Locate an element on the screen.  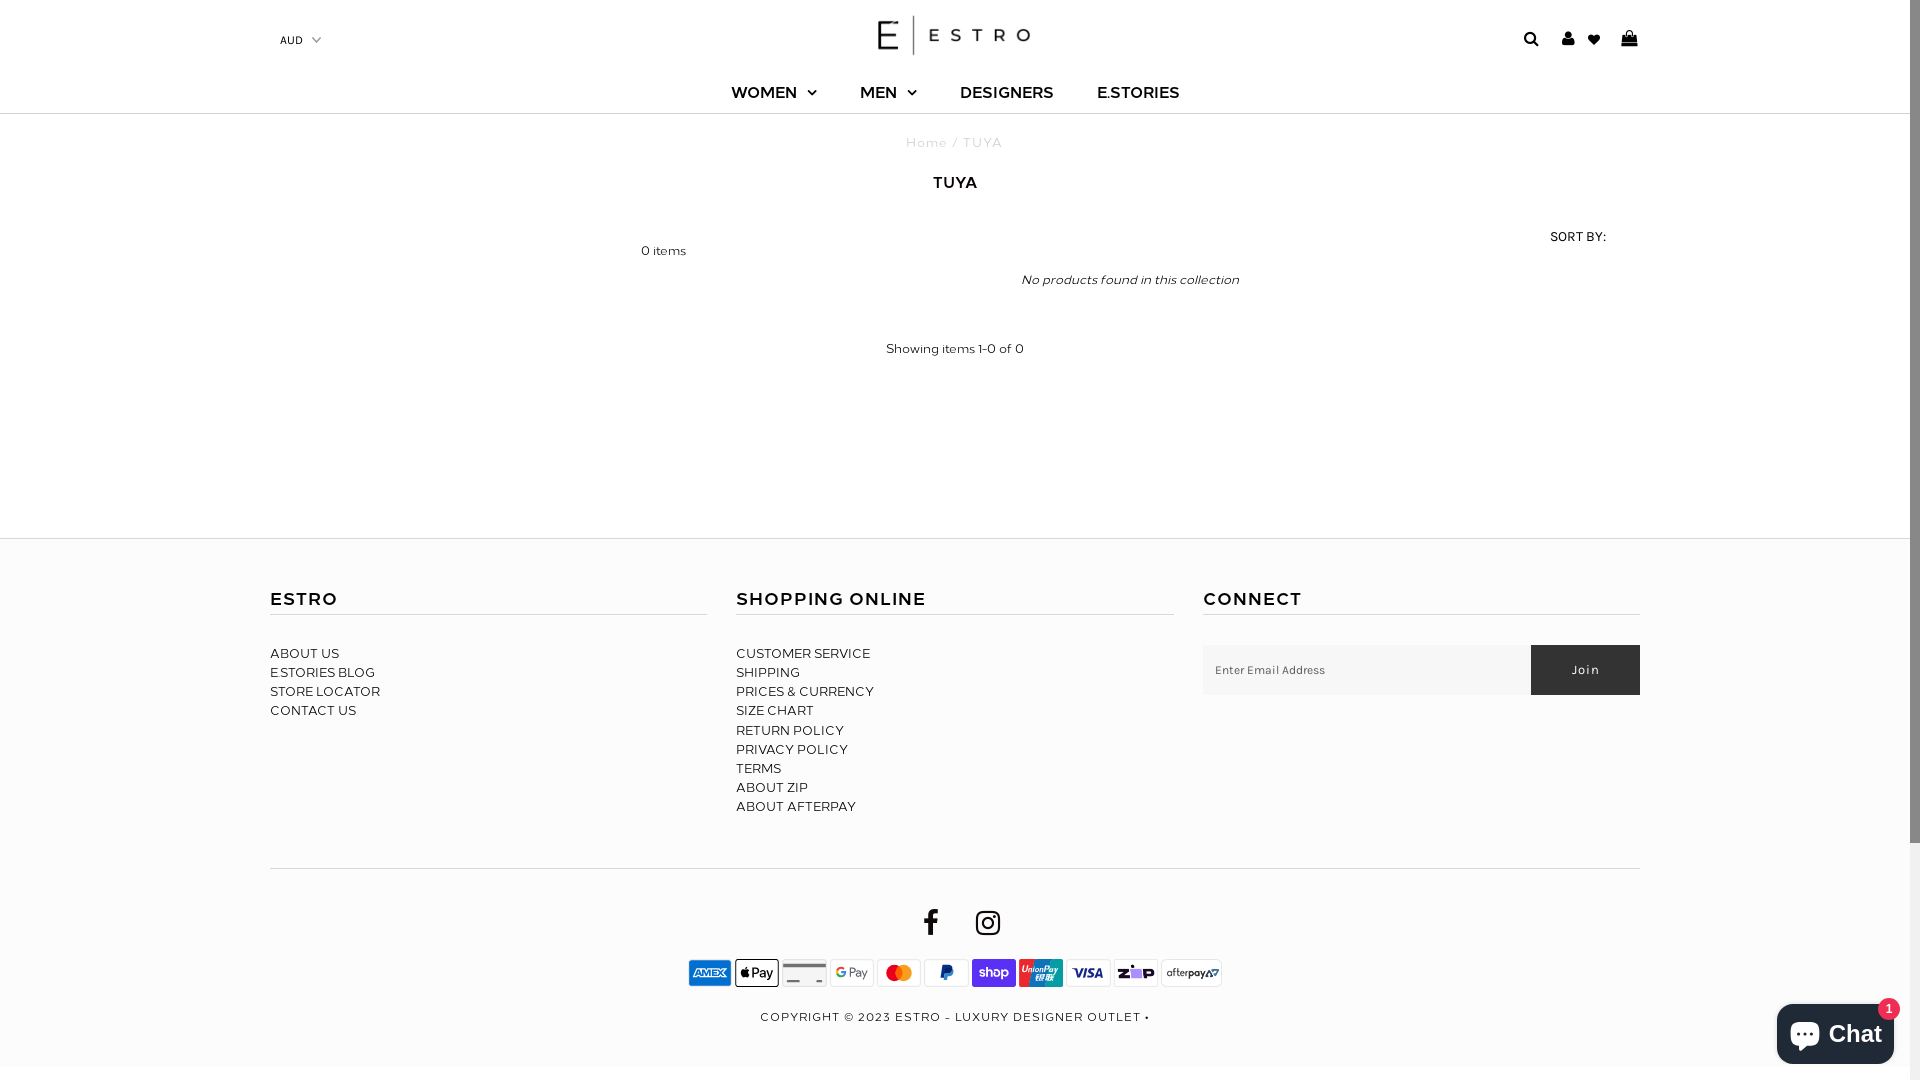
'Shopify online store chat' is located at coordinates (1835, 1029).